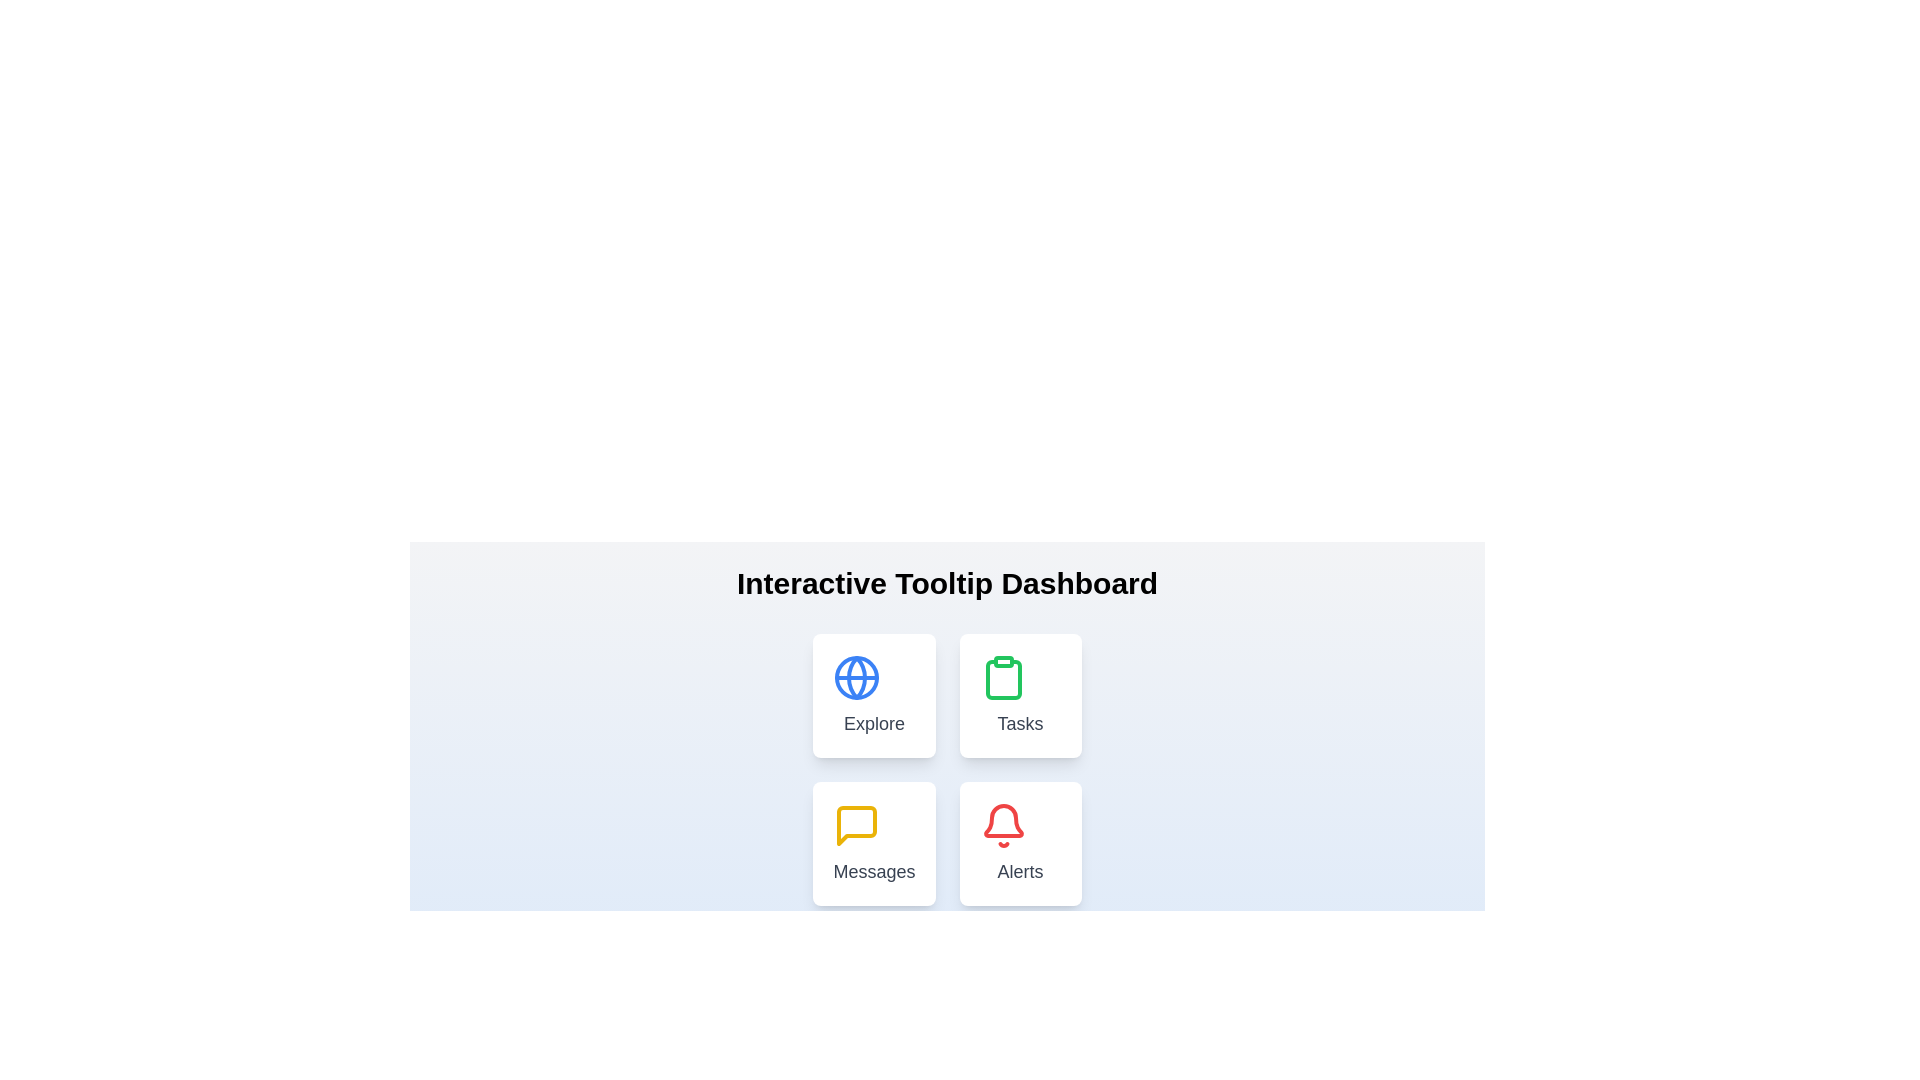 This screenshot has width=1920, height=1080. Describe the element at coordinates (857, 677) in the screenshot. I see `the globe icon in the top-left corner of the grid to initiate an explore-related action` at that location.